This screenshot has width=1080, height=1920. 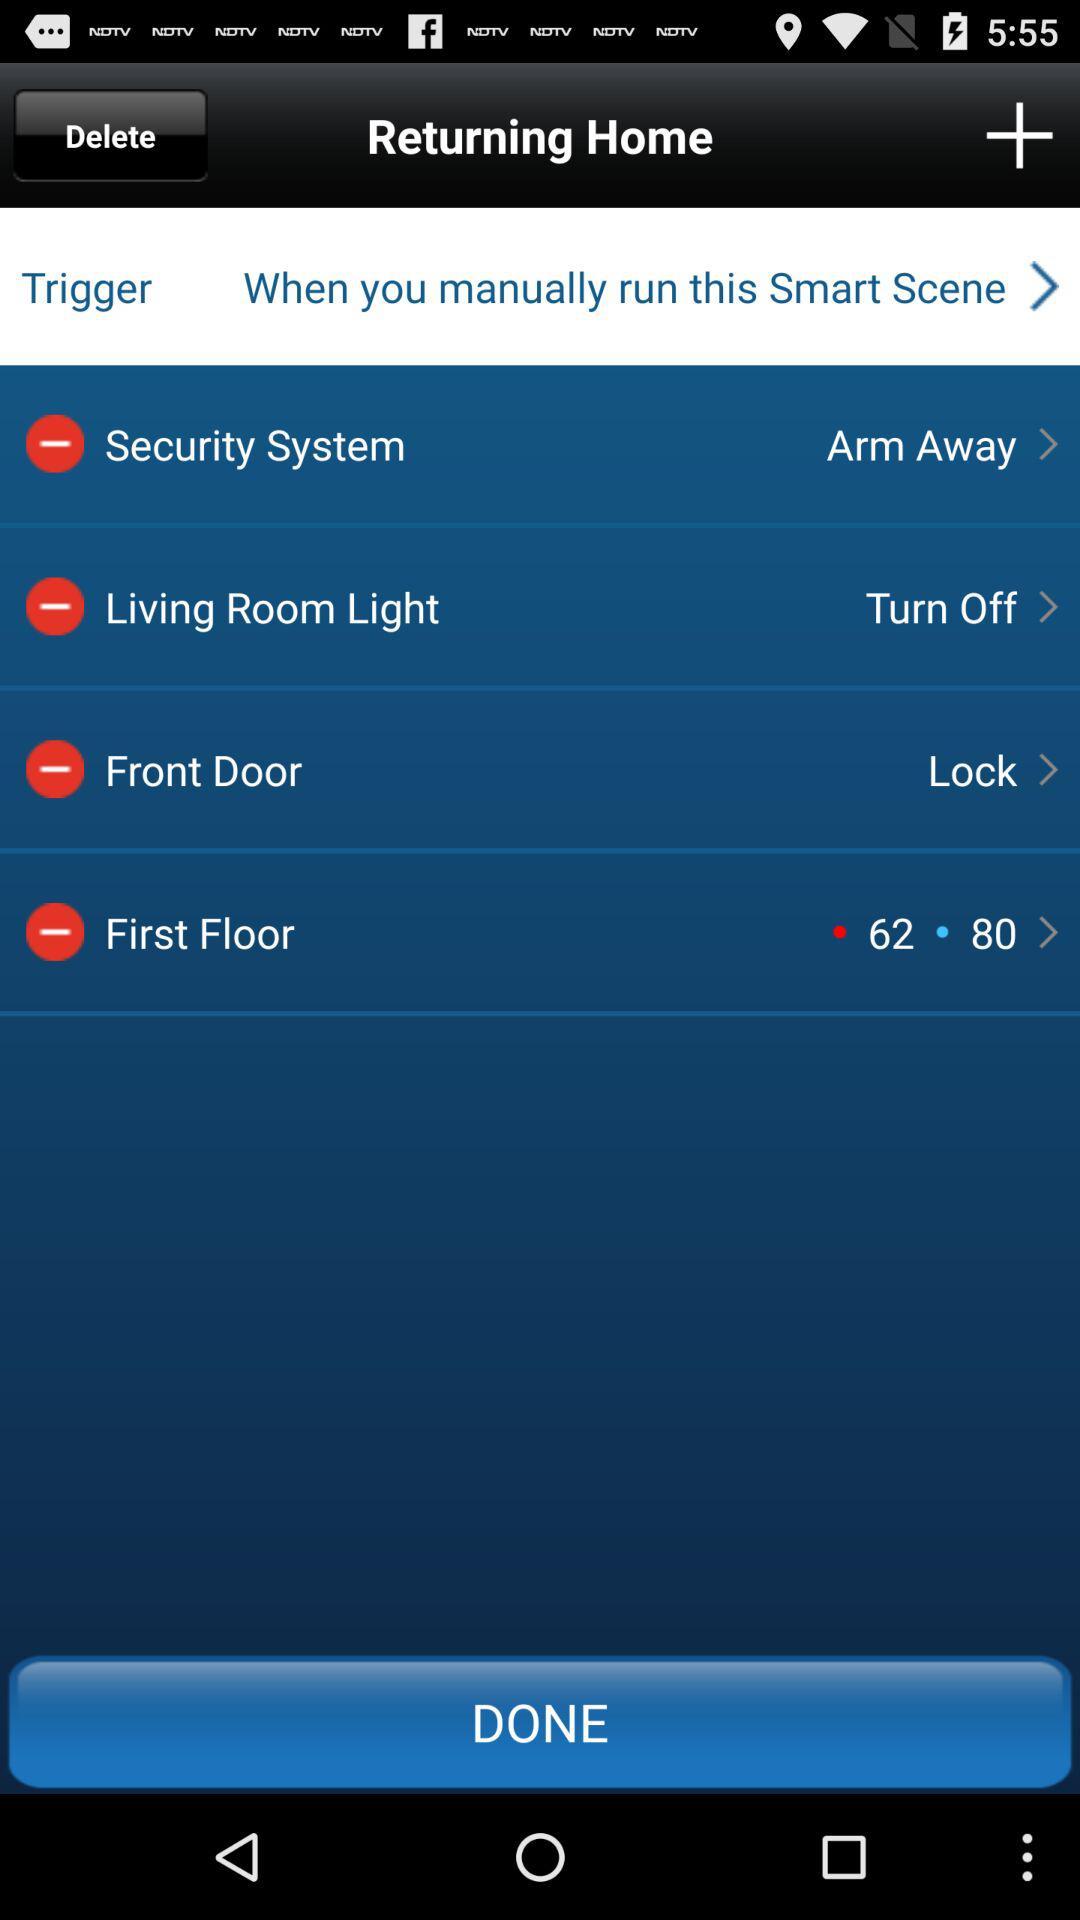 I want to click on 62 item, so click(x=890, y=931).